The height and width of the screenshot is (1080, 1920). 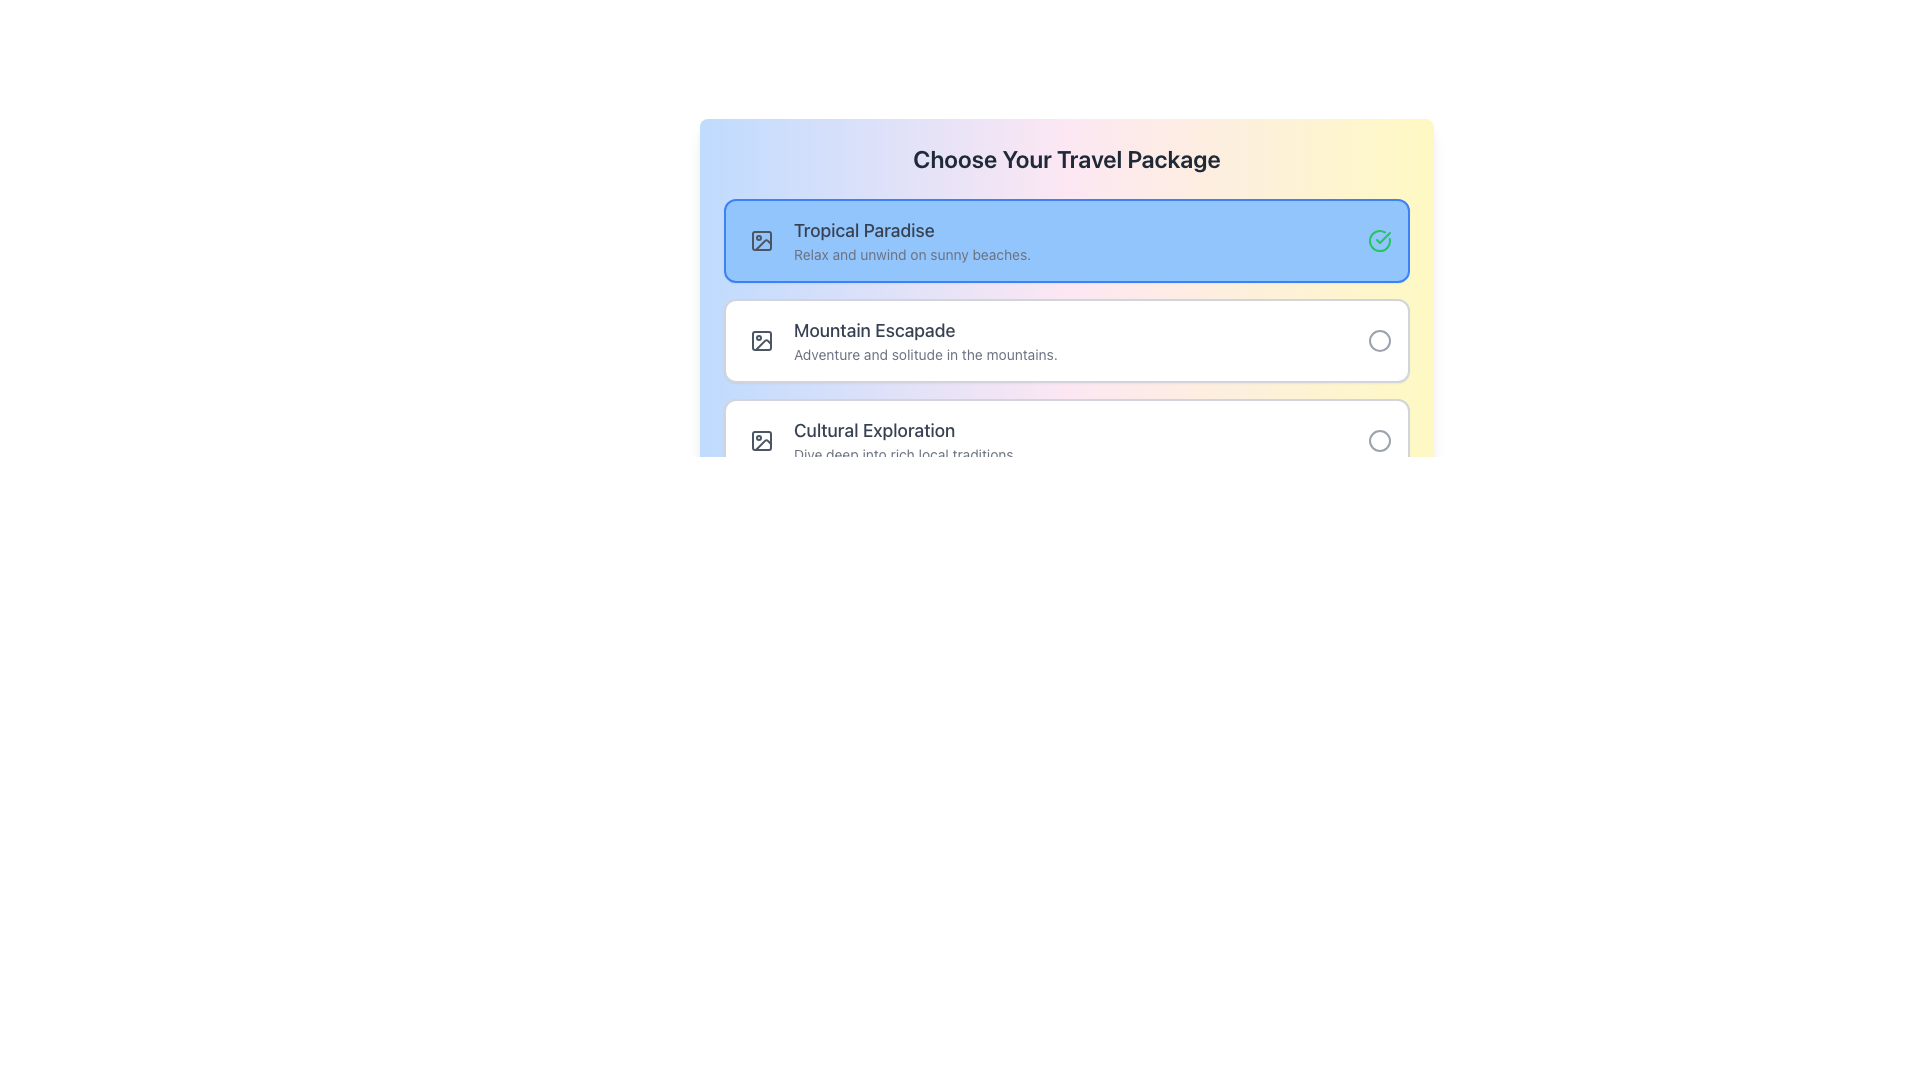 What do you see at coordinates (761, 339) in the screenshot?
I see `the icon representing the 'Mountain Escapade' travel package option` at bounding box center [761, 339].